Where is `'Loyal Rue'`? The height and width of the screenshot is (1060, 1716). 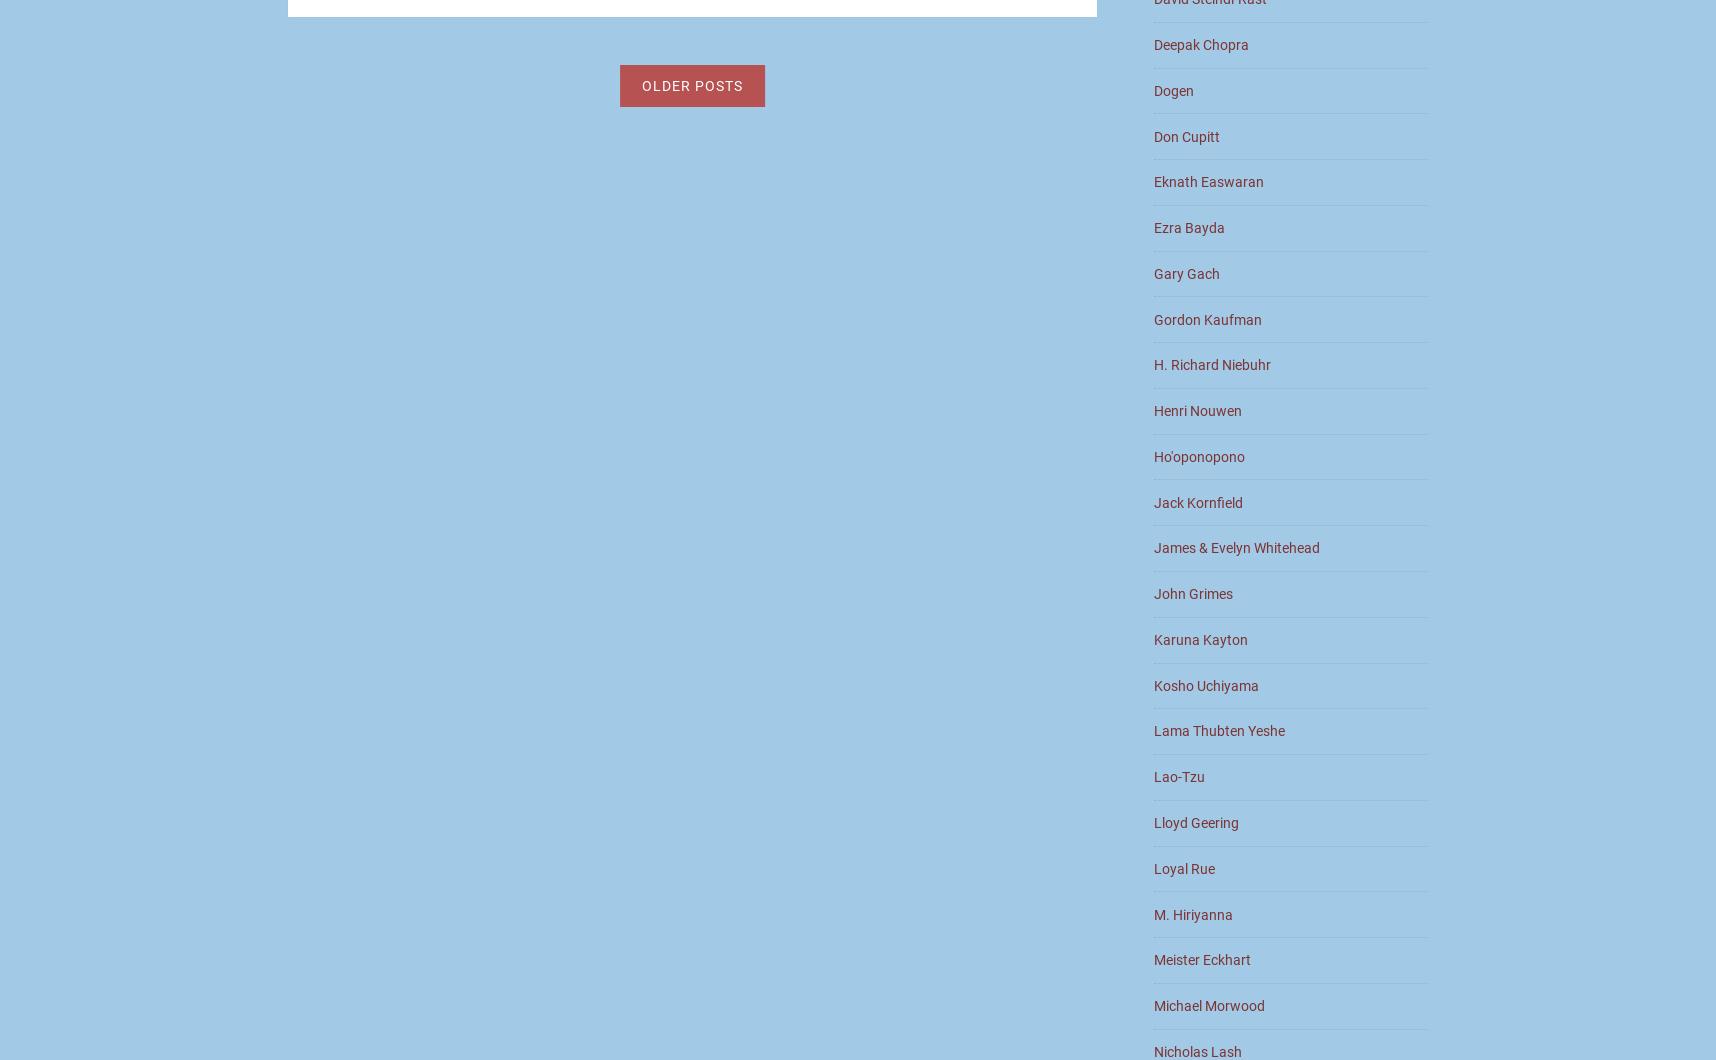 'Loyal Rue' is located at coordinates (1184, 868).